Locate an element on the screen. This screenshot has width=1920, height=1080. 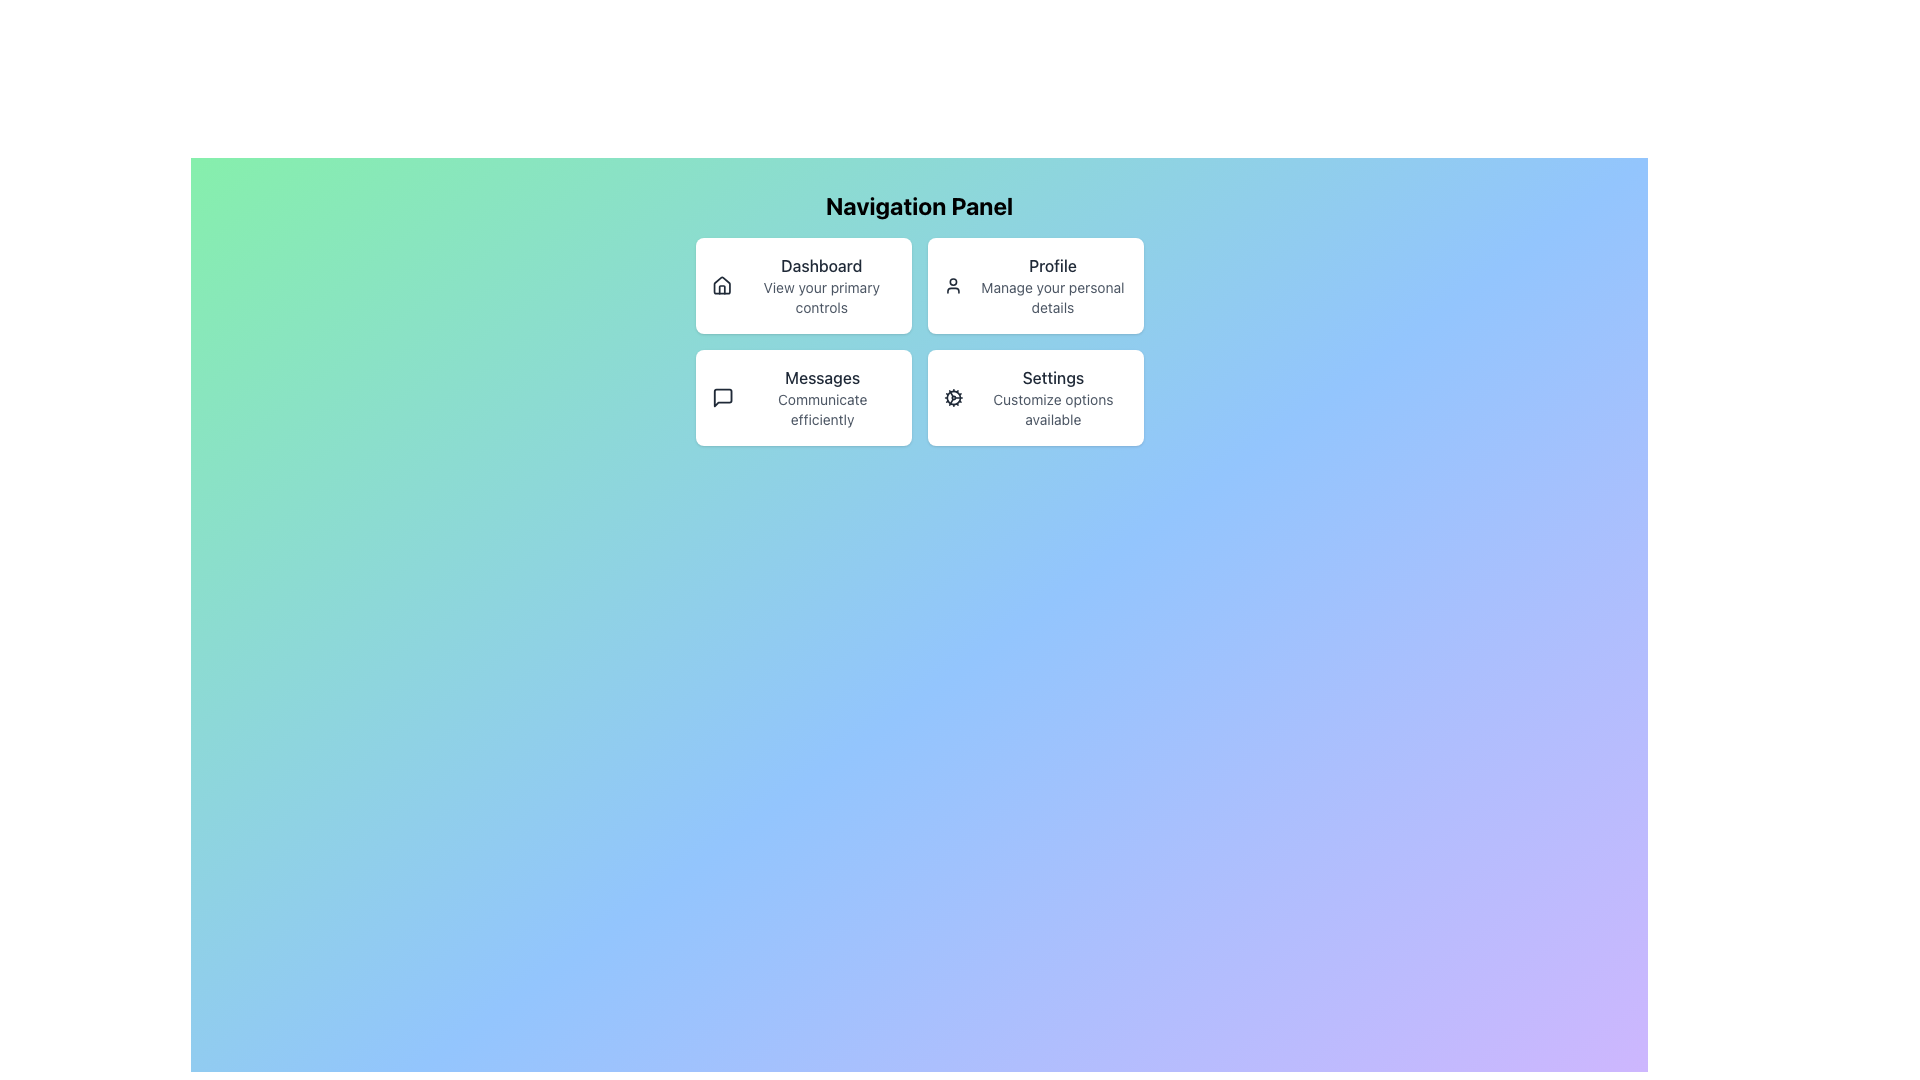
the cogwheel icon located to the left of the 'Settings' text in the bottom-right card of the interface is located at coordinates (952, 397).